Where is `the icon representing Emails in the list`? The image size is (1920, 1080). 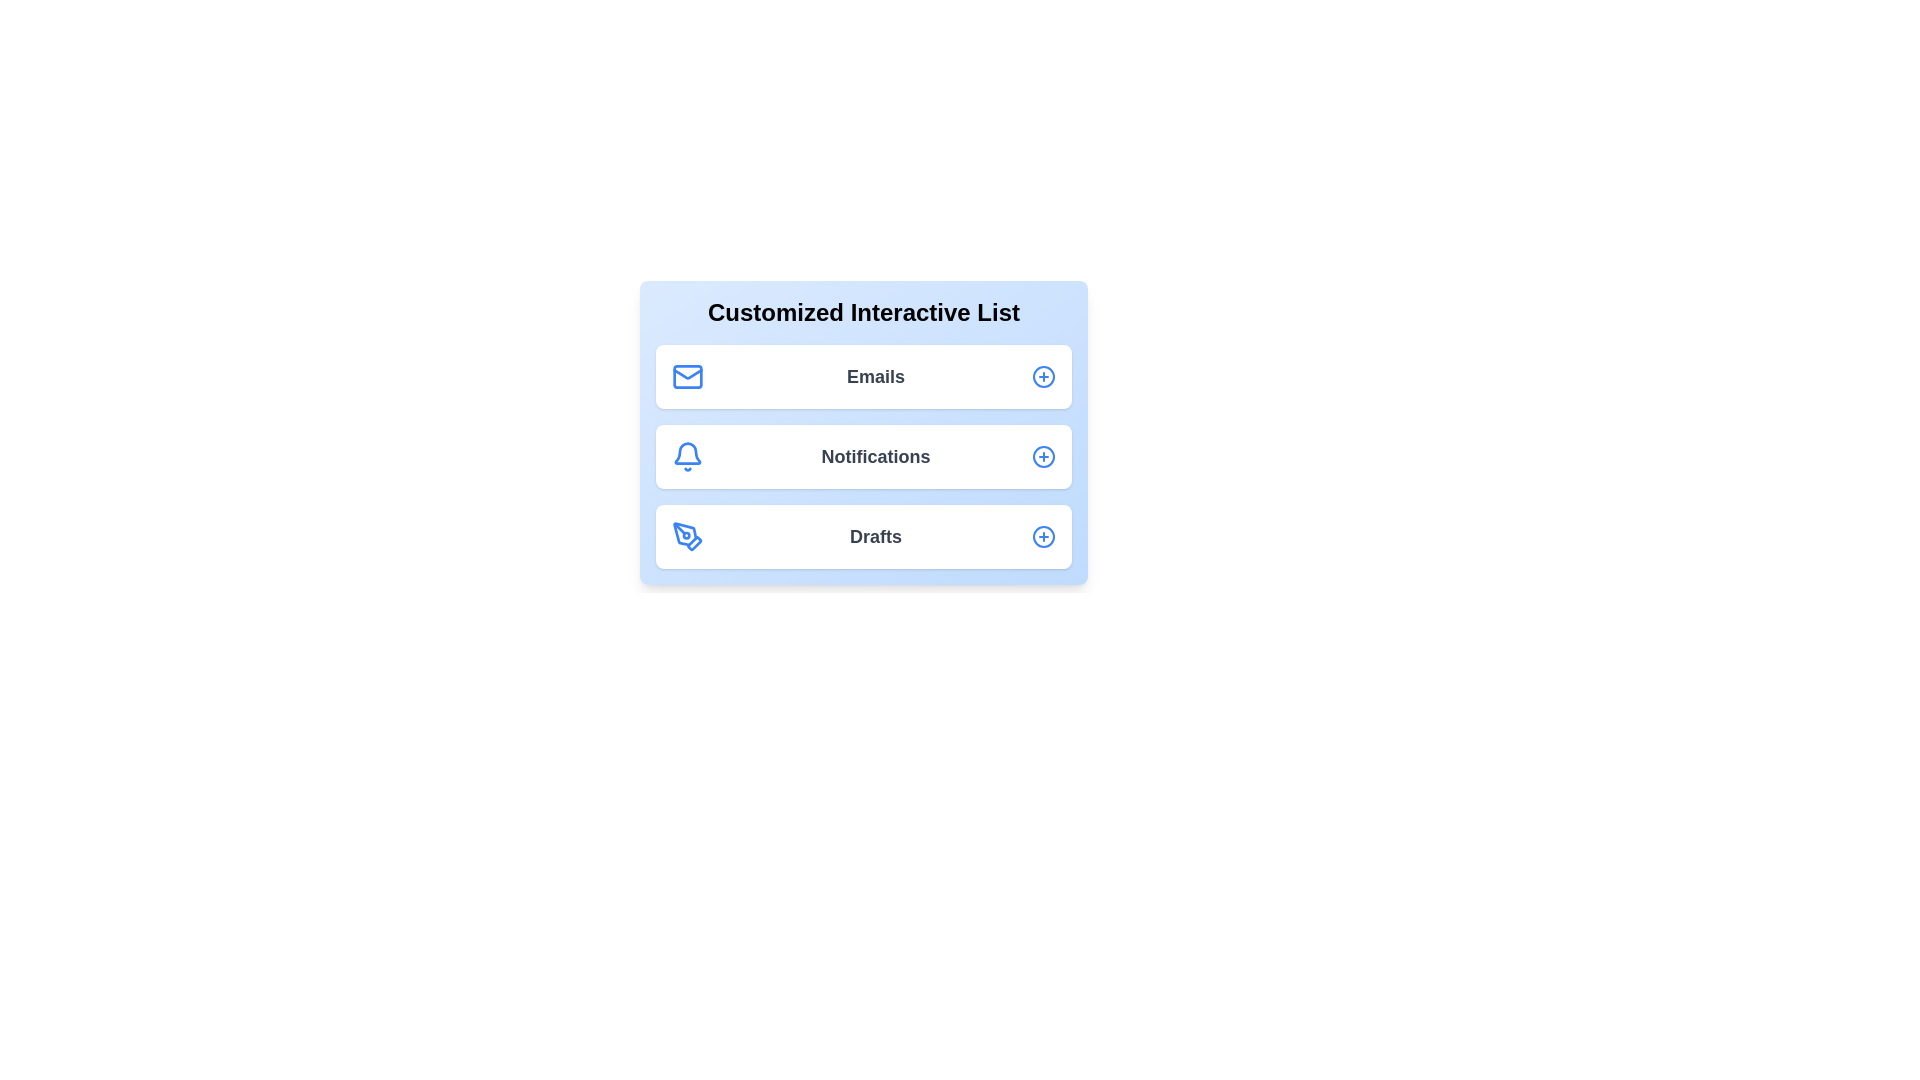
the icon representing Emails in the list is located at coordinates (687, 377).